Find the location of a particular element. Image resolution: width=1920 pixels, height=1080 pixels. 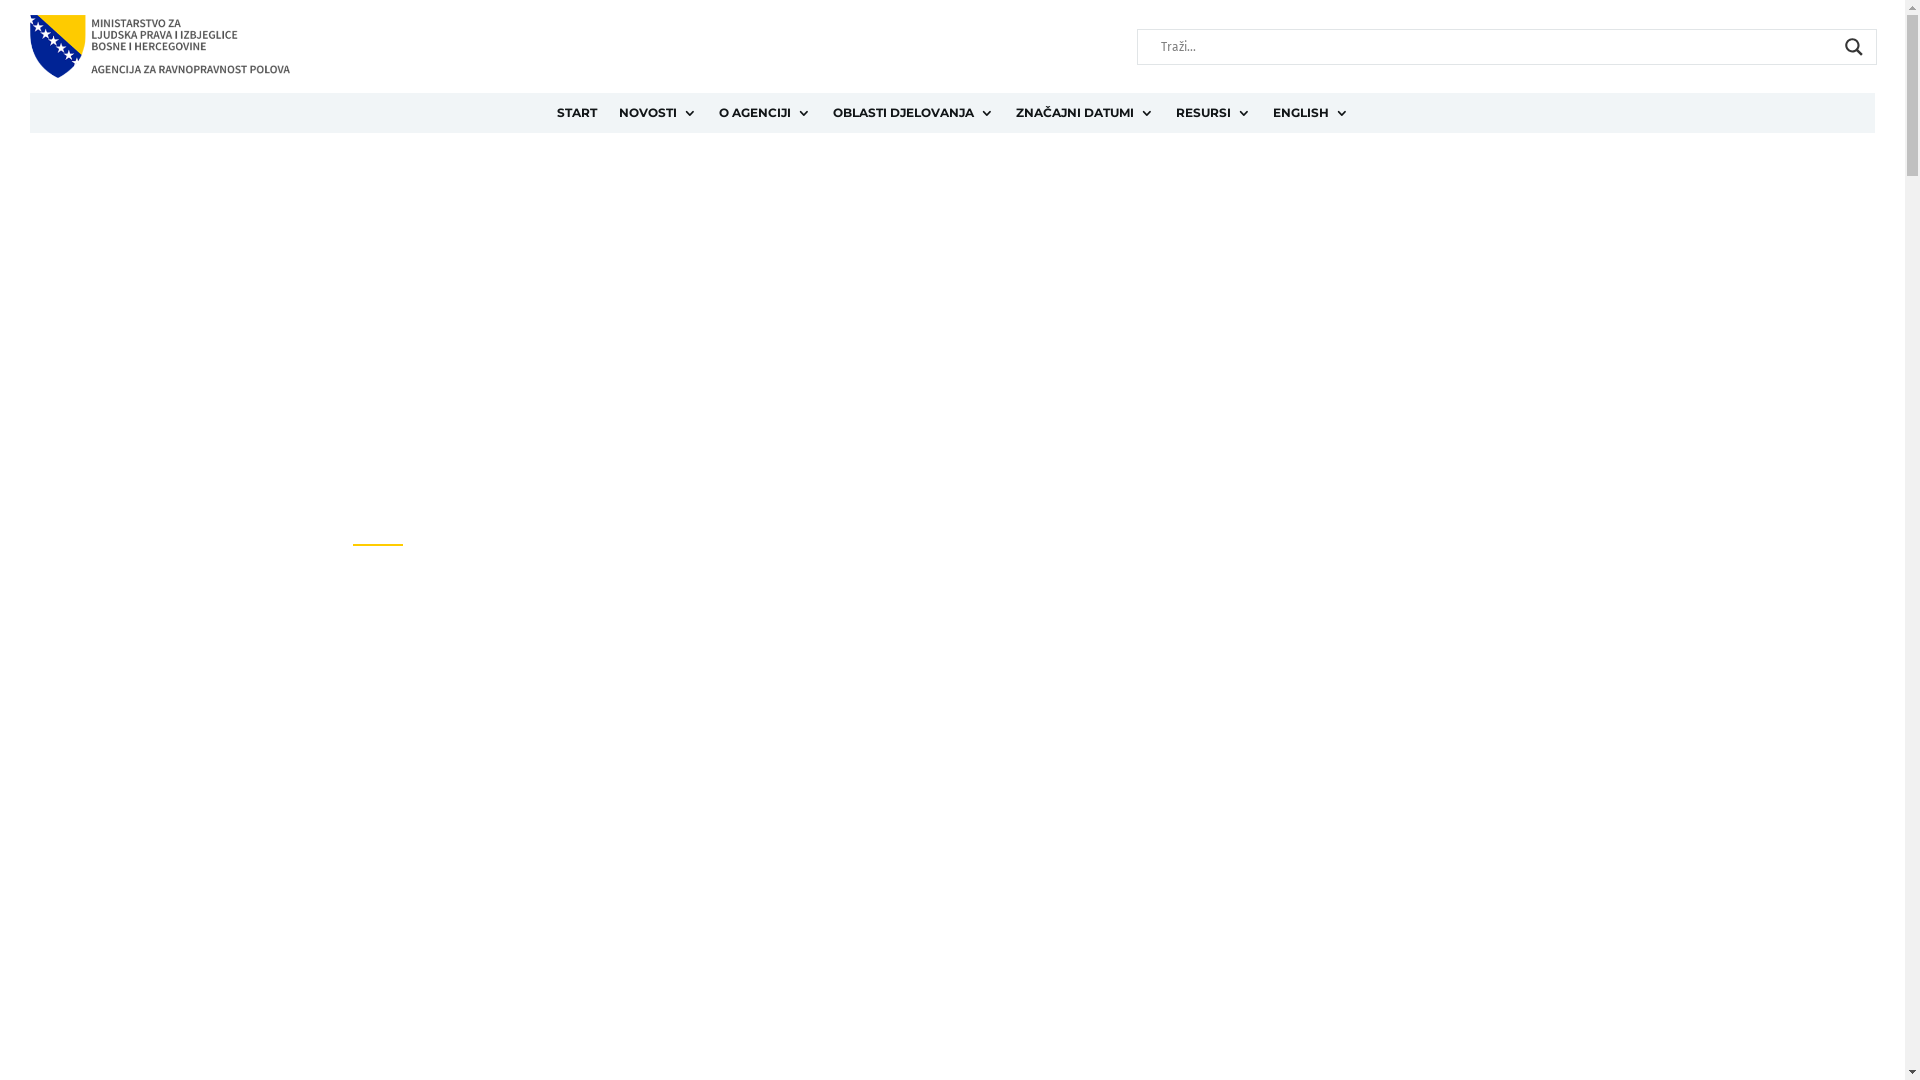

'OBLASTI DJELOVANJA' is located at coordinates (831, 116).